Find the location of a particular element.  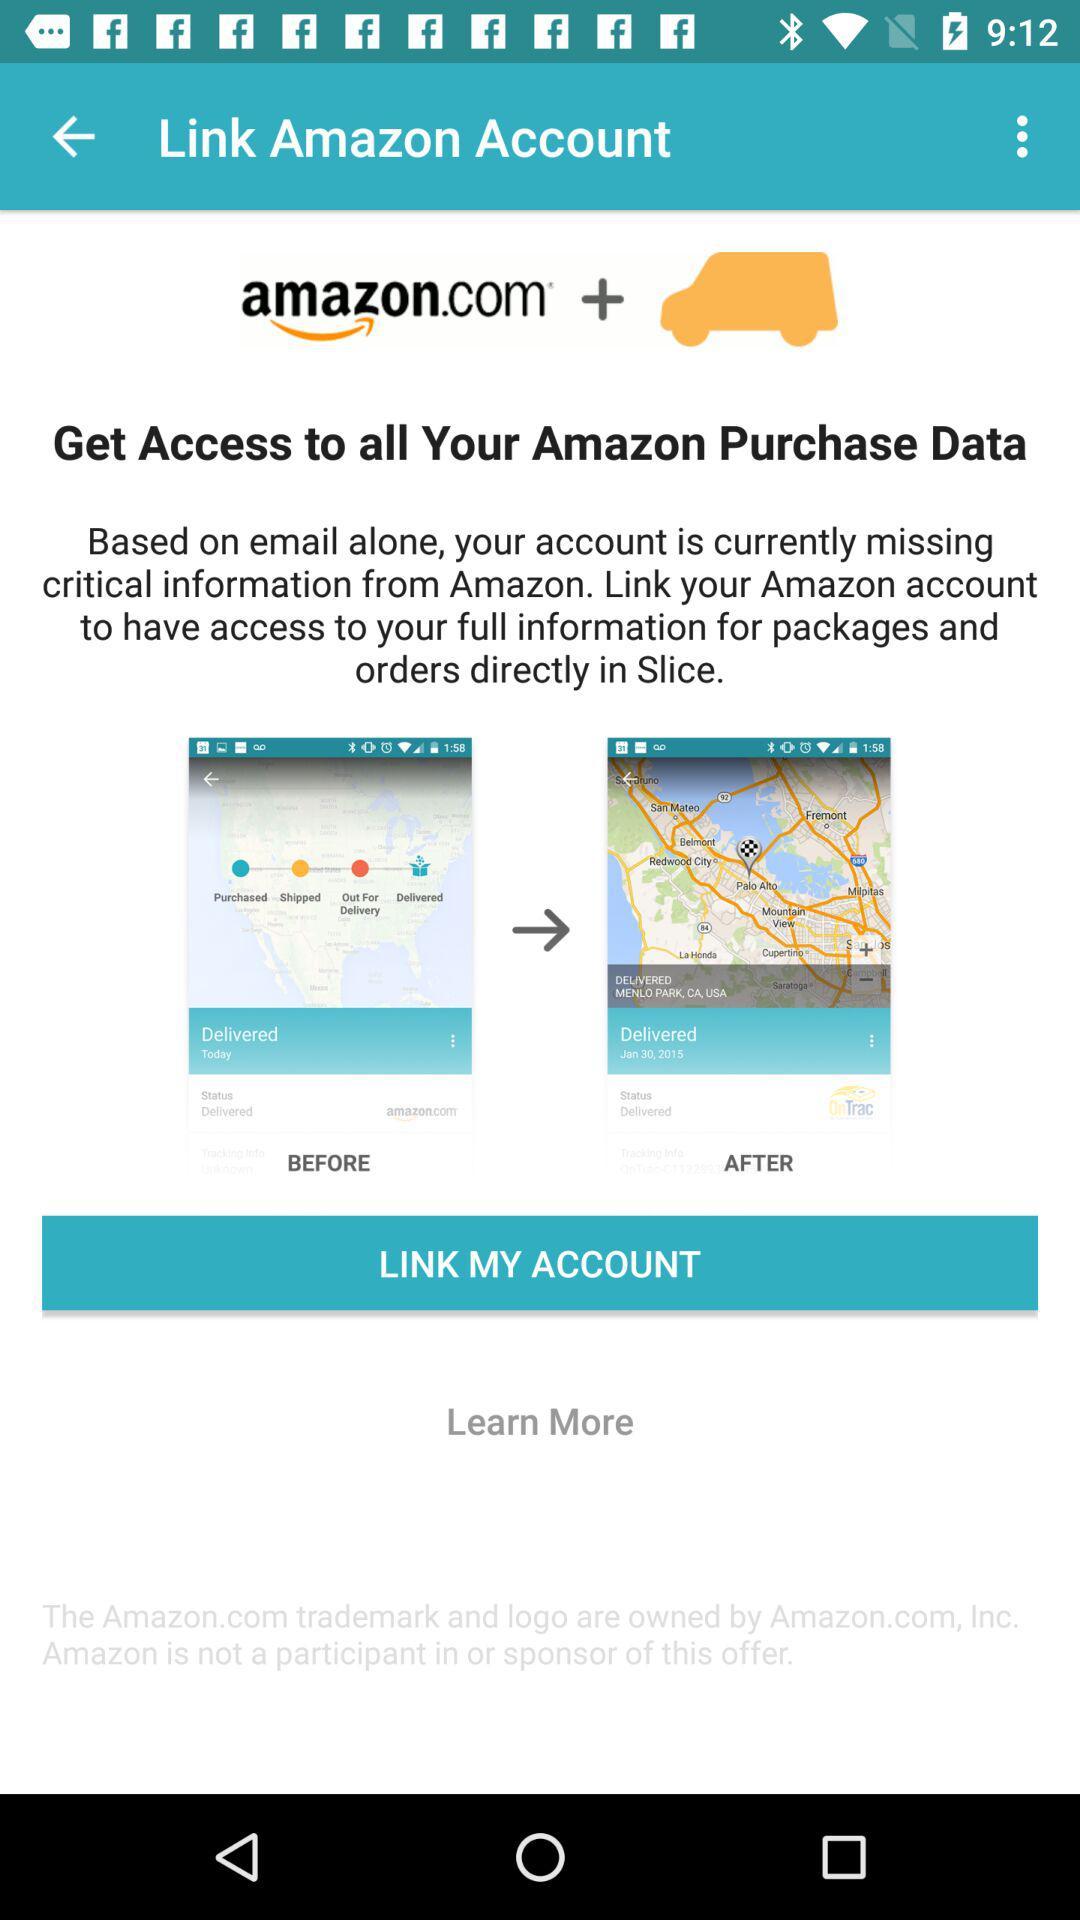

the learn more icon is located at coordinates (540, 1419).